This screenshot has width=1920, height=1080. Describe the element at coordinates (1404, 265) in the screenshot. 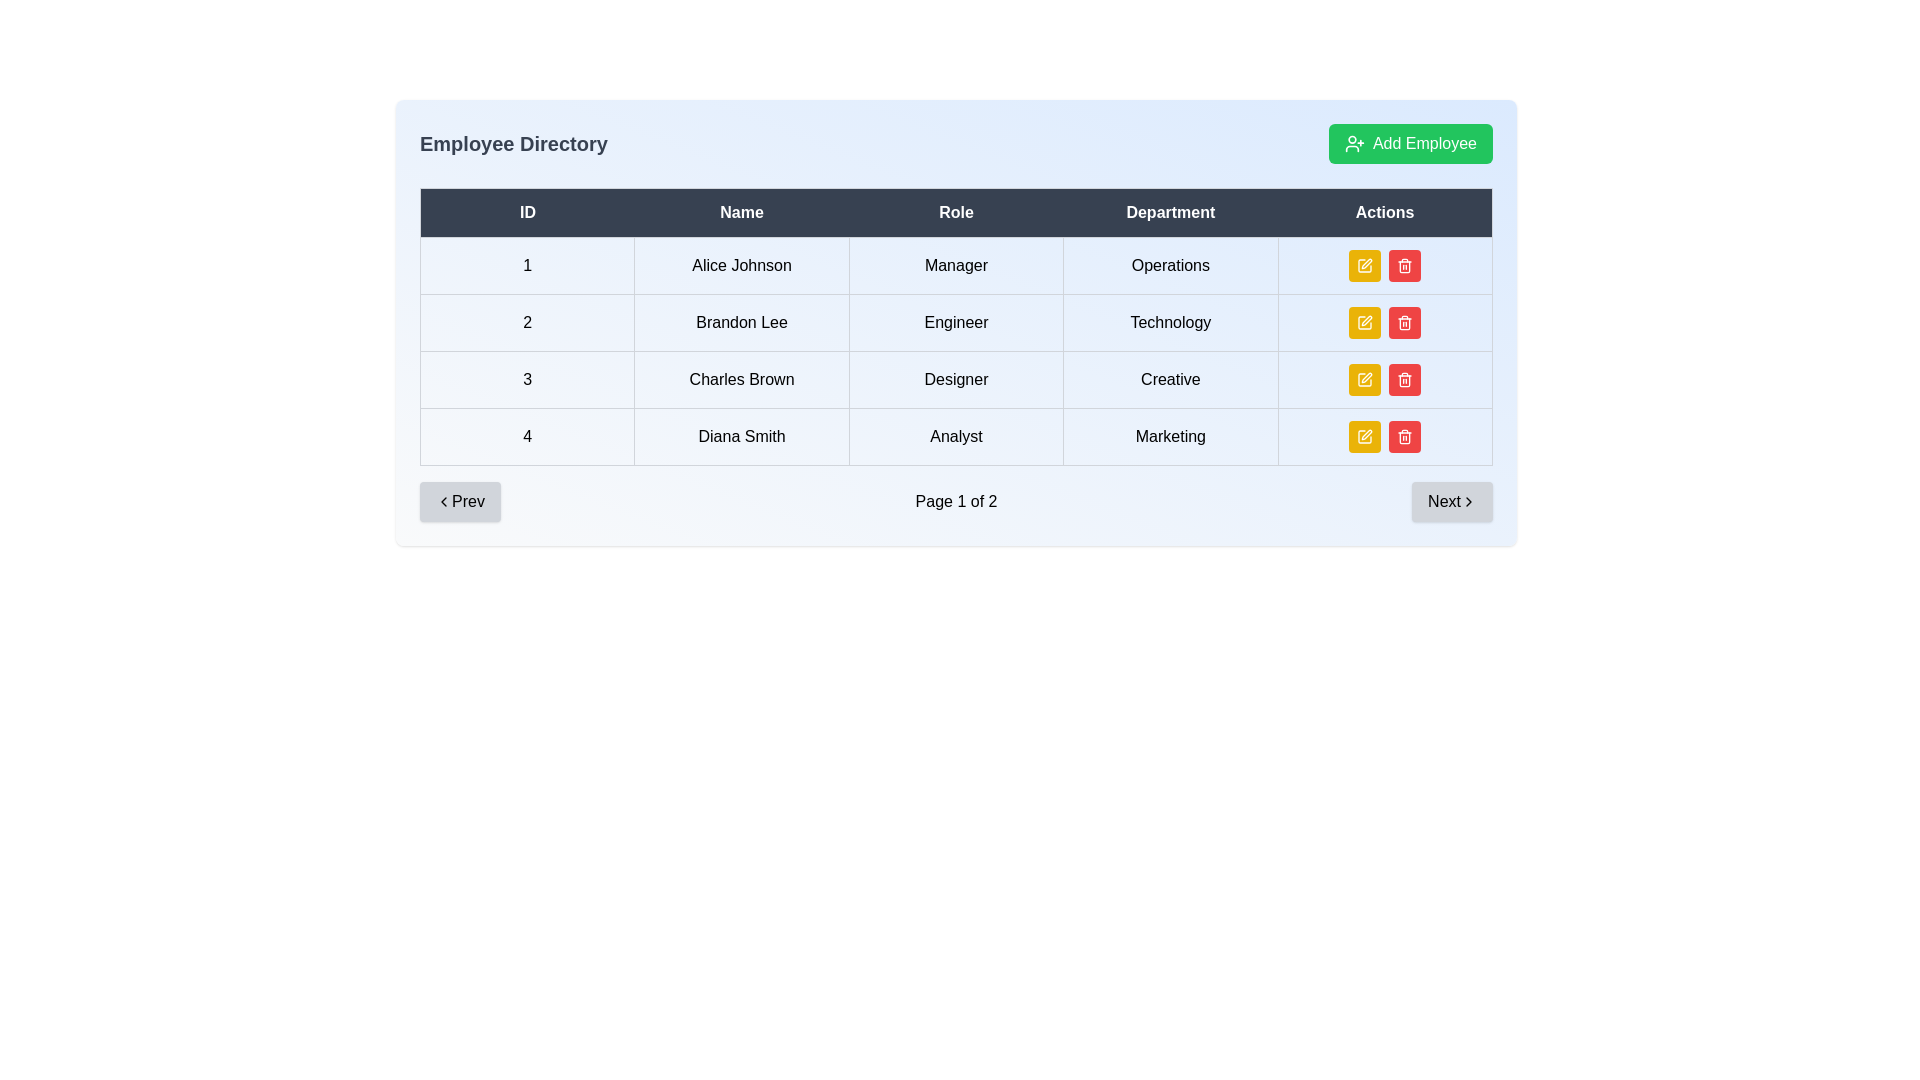

I see `the trash can icon button in the 'Actions' column of the fourth row` at that location.